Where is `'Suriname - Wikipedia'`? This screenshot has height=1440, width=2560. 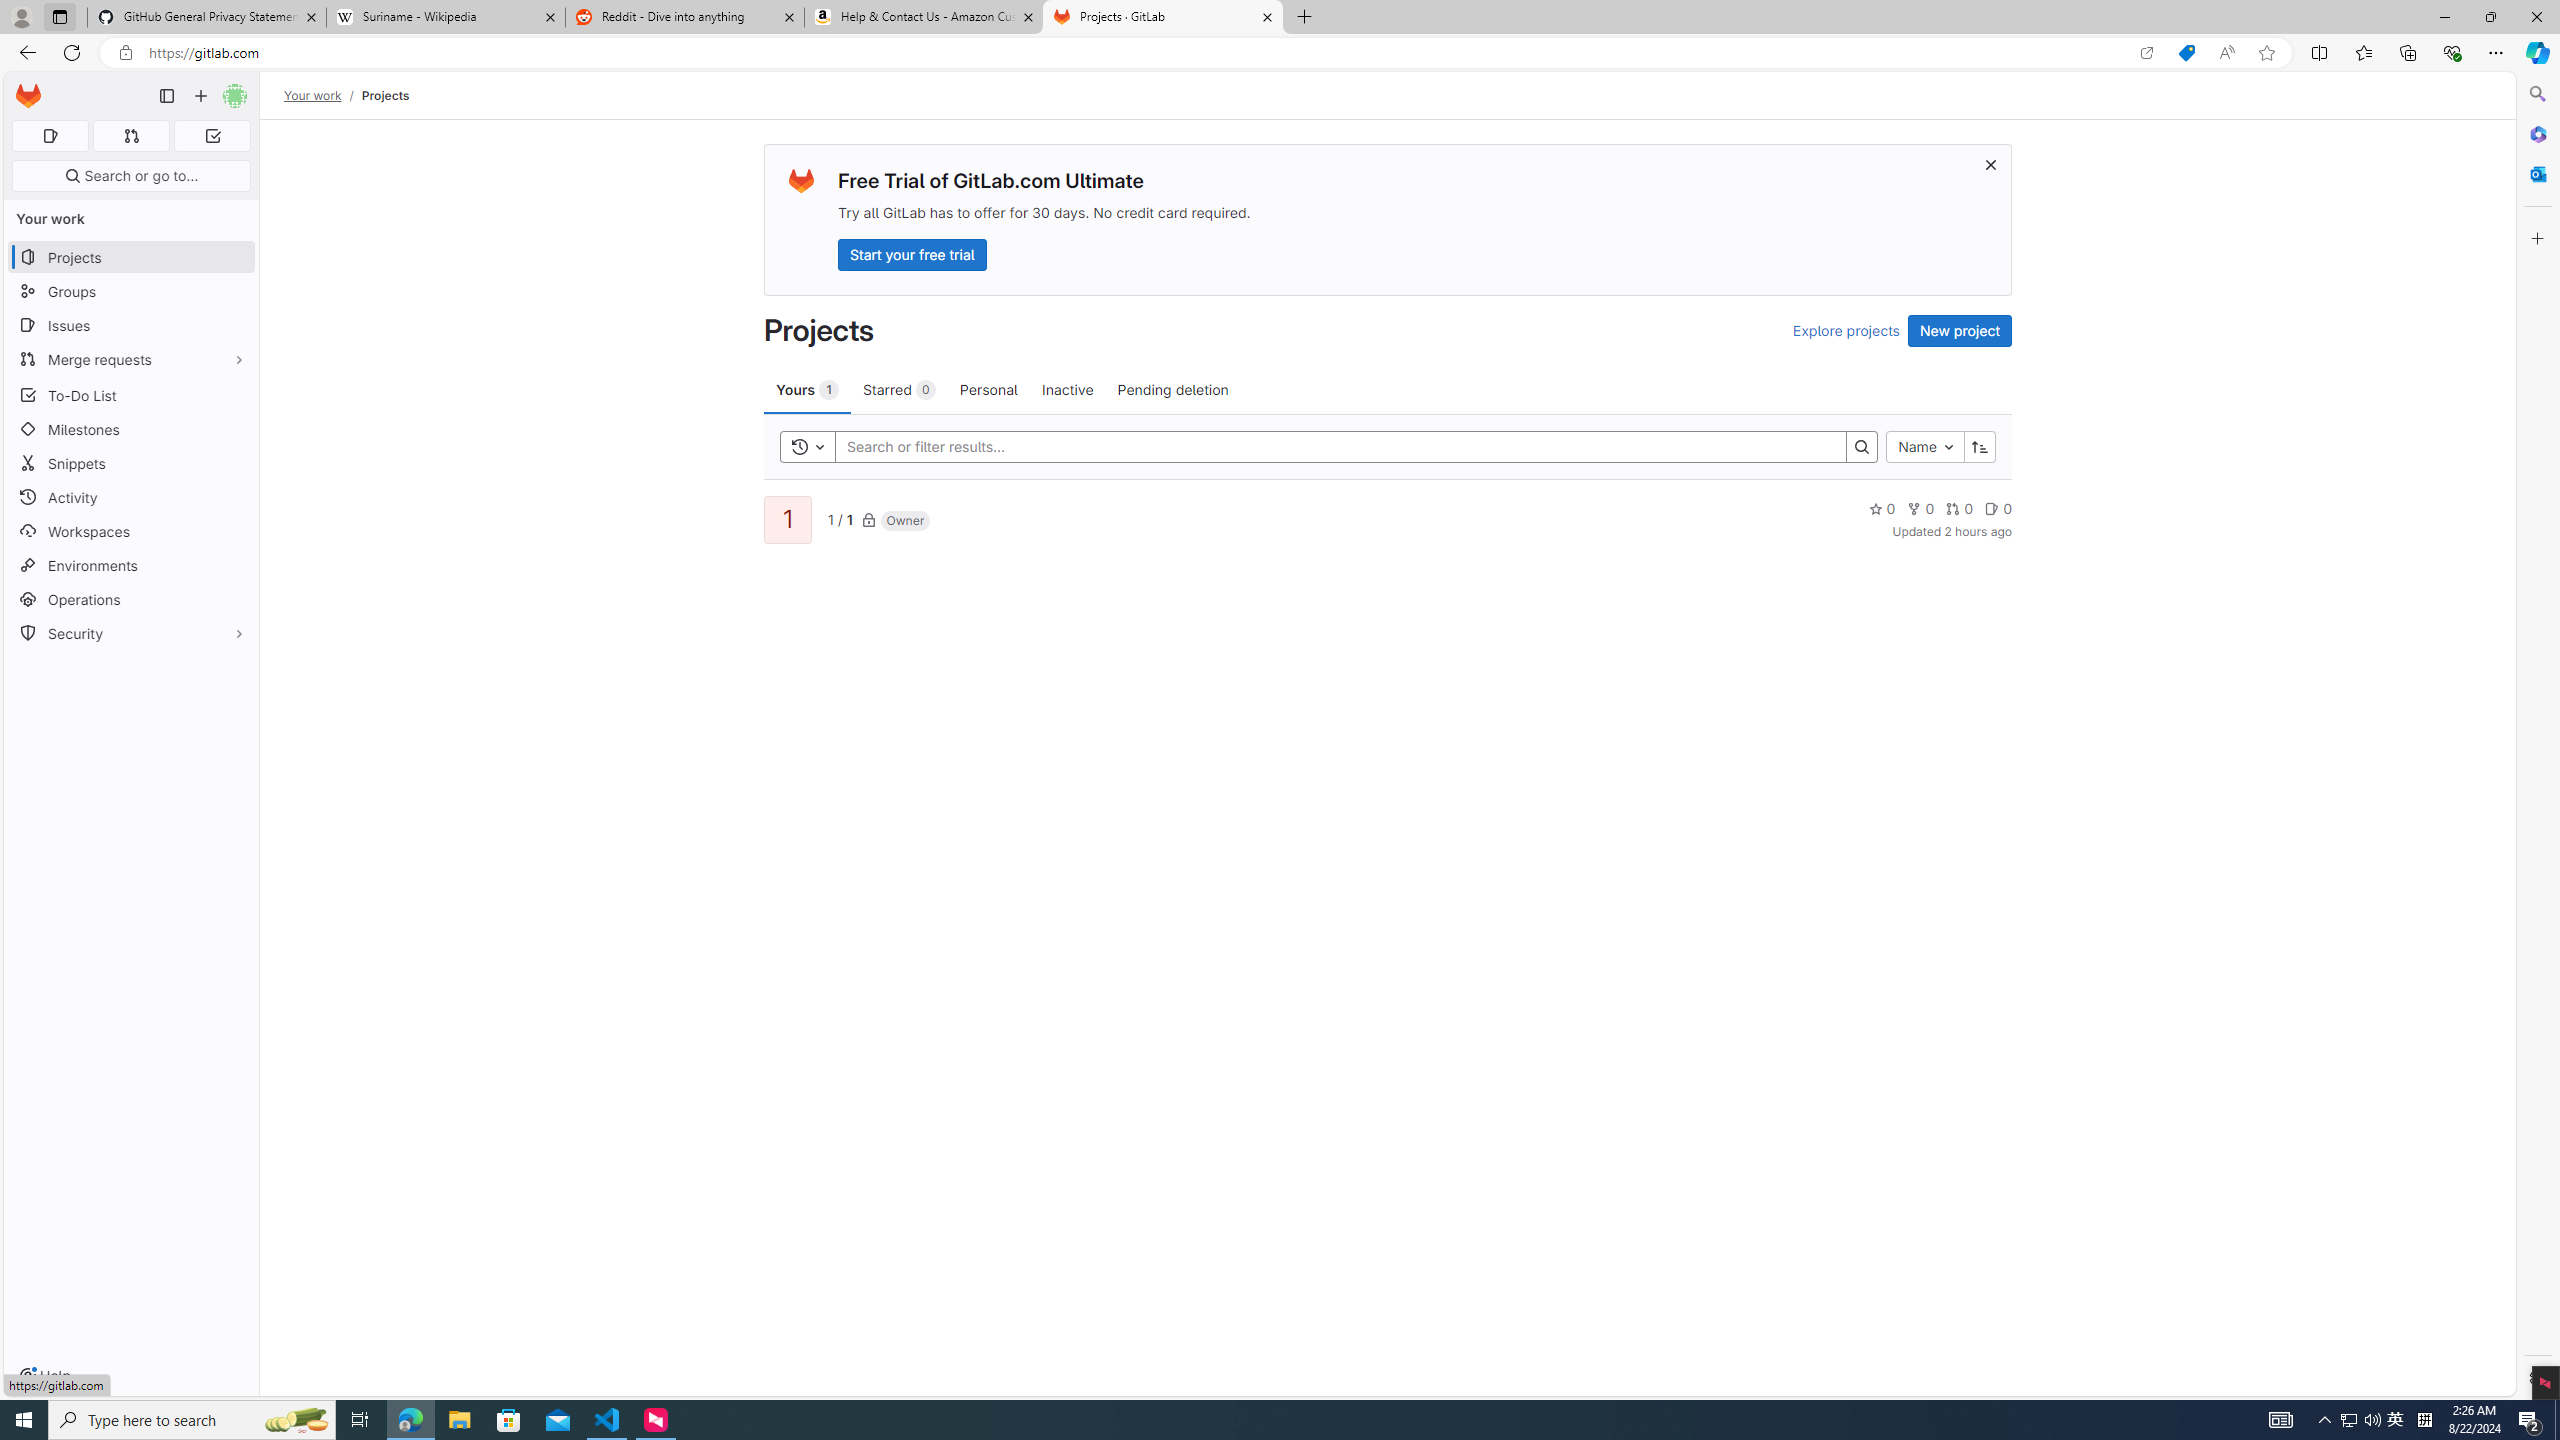
'Suriname - Wikipedia' is located at coordinates (444, 16).